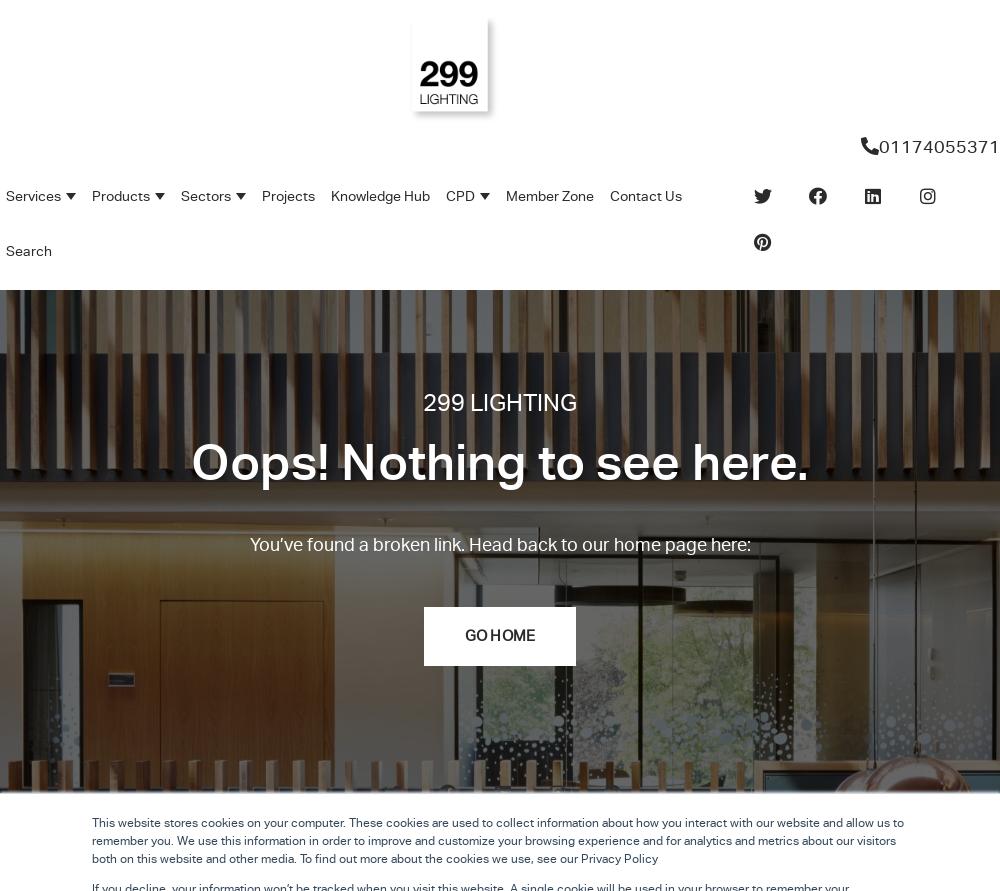 This screenshot has width=1000, height=891. I want to click on 'Sectors', so click(205, 196).